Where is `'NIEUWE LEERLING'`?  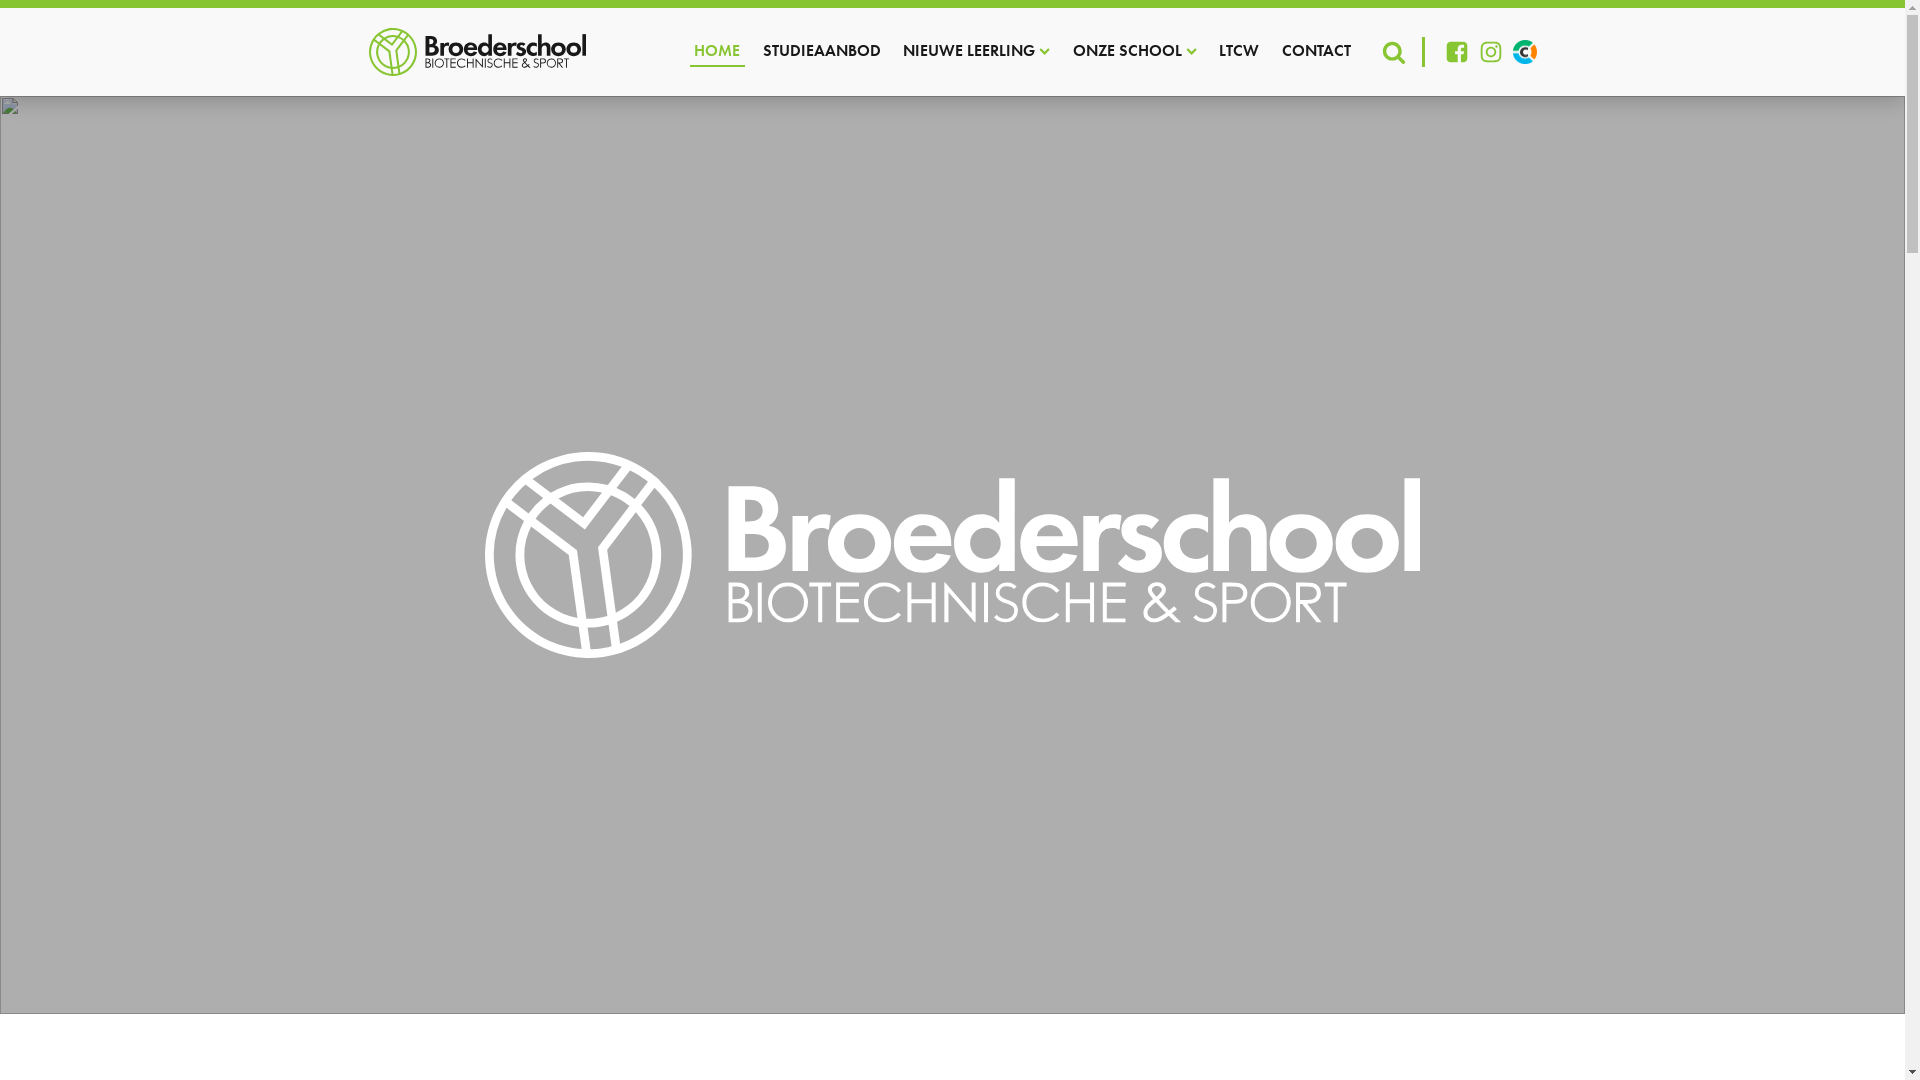
'NIEUWE LEERLING' is located at coordinates (976, 51).